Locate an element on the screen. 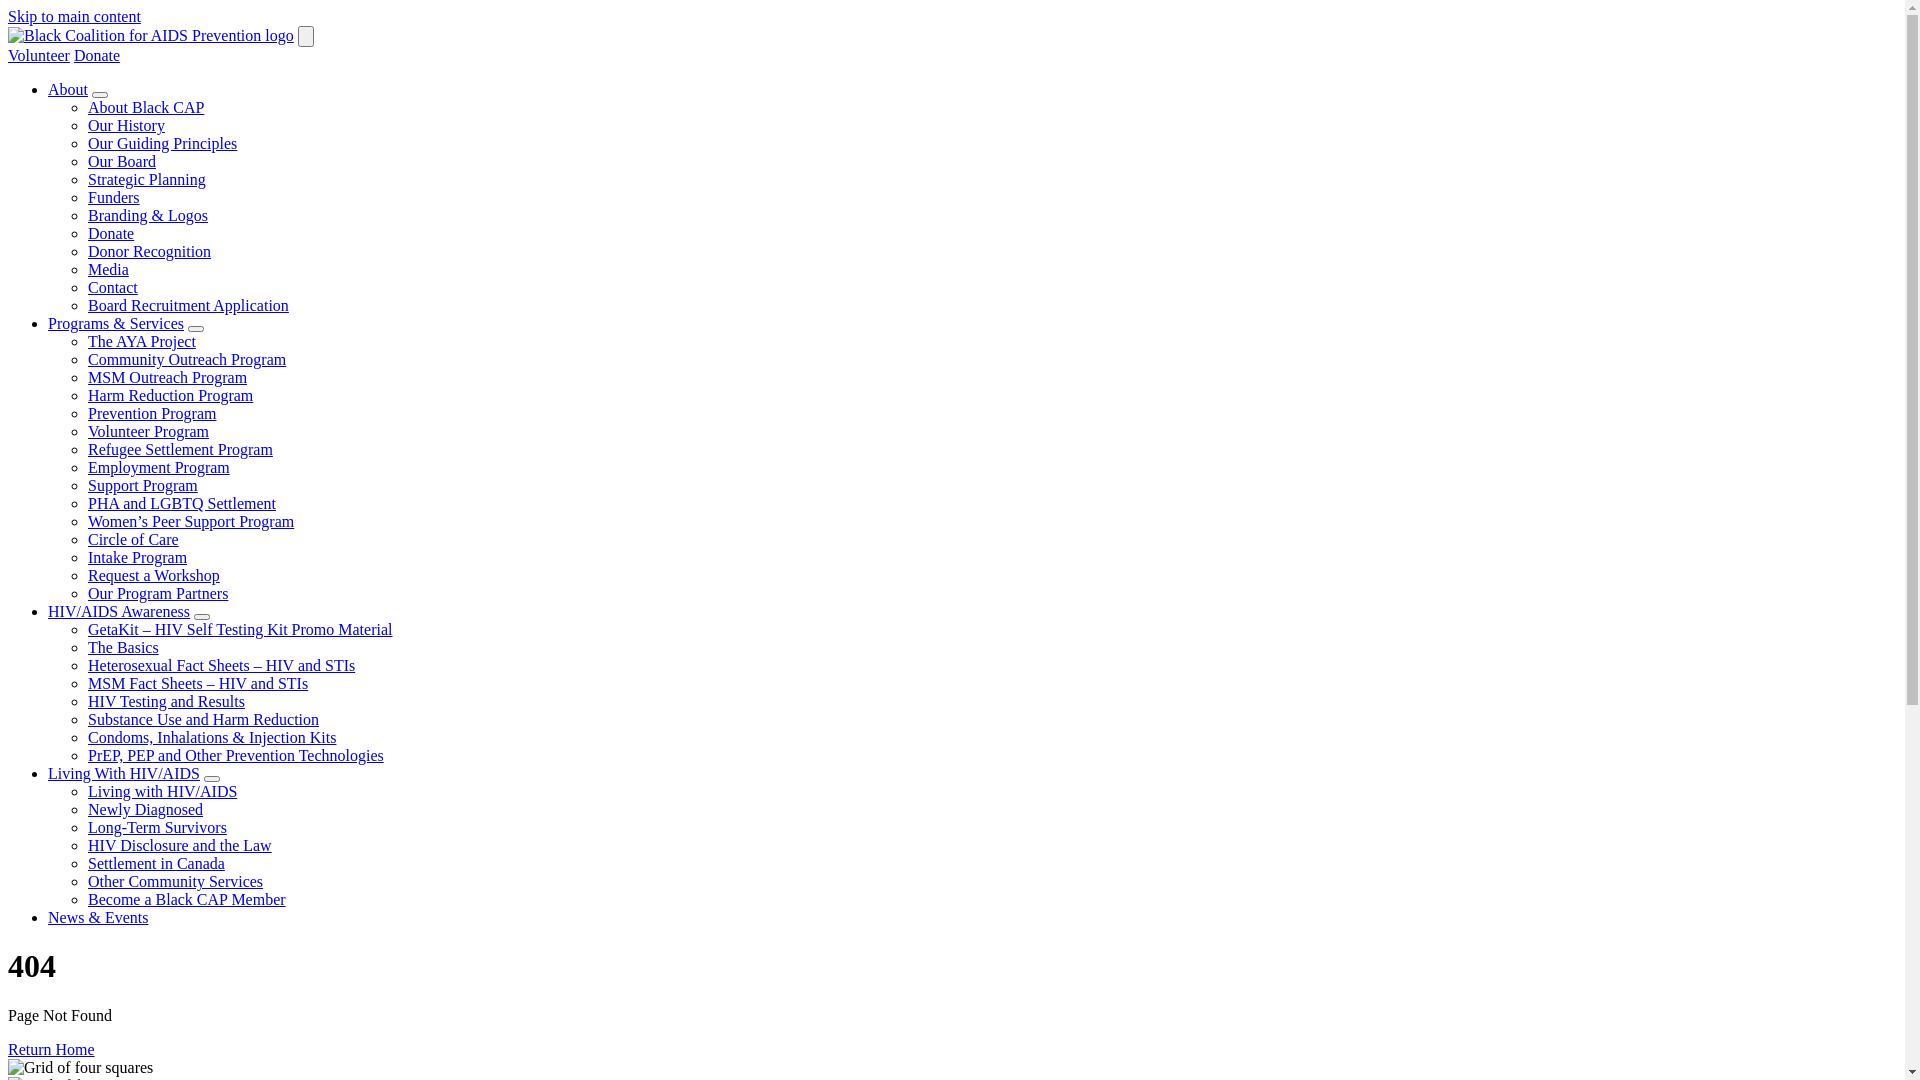 The height and width of the screenshot is (1080, 1920). 'Settlement in Canada' is located at coordinates (86, 862).